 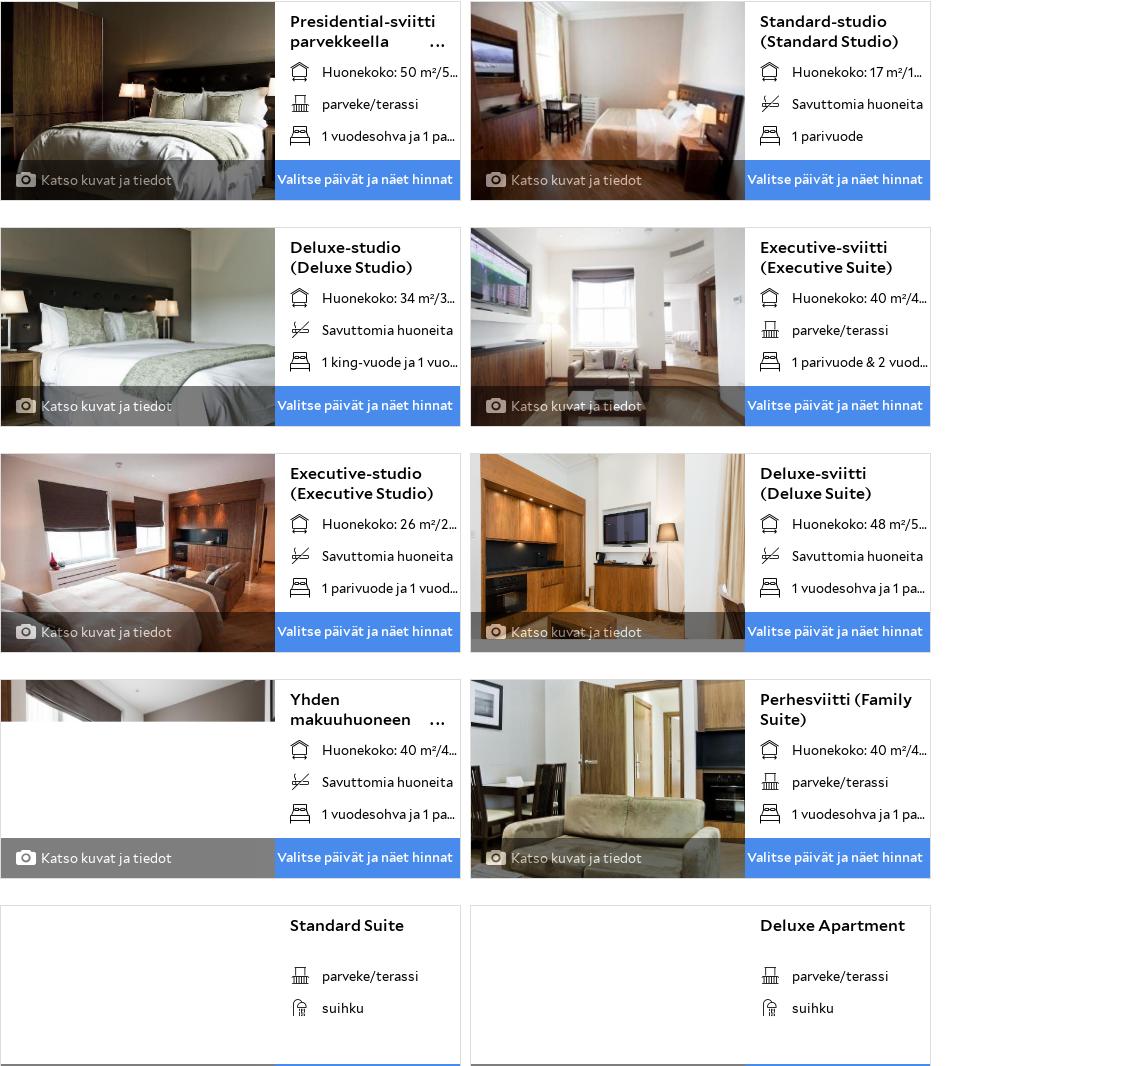 I want to click on 'Deluxe-sviitti (Deluxe Suite)', so click(x=758, y=483).